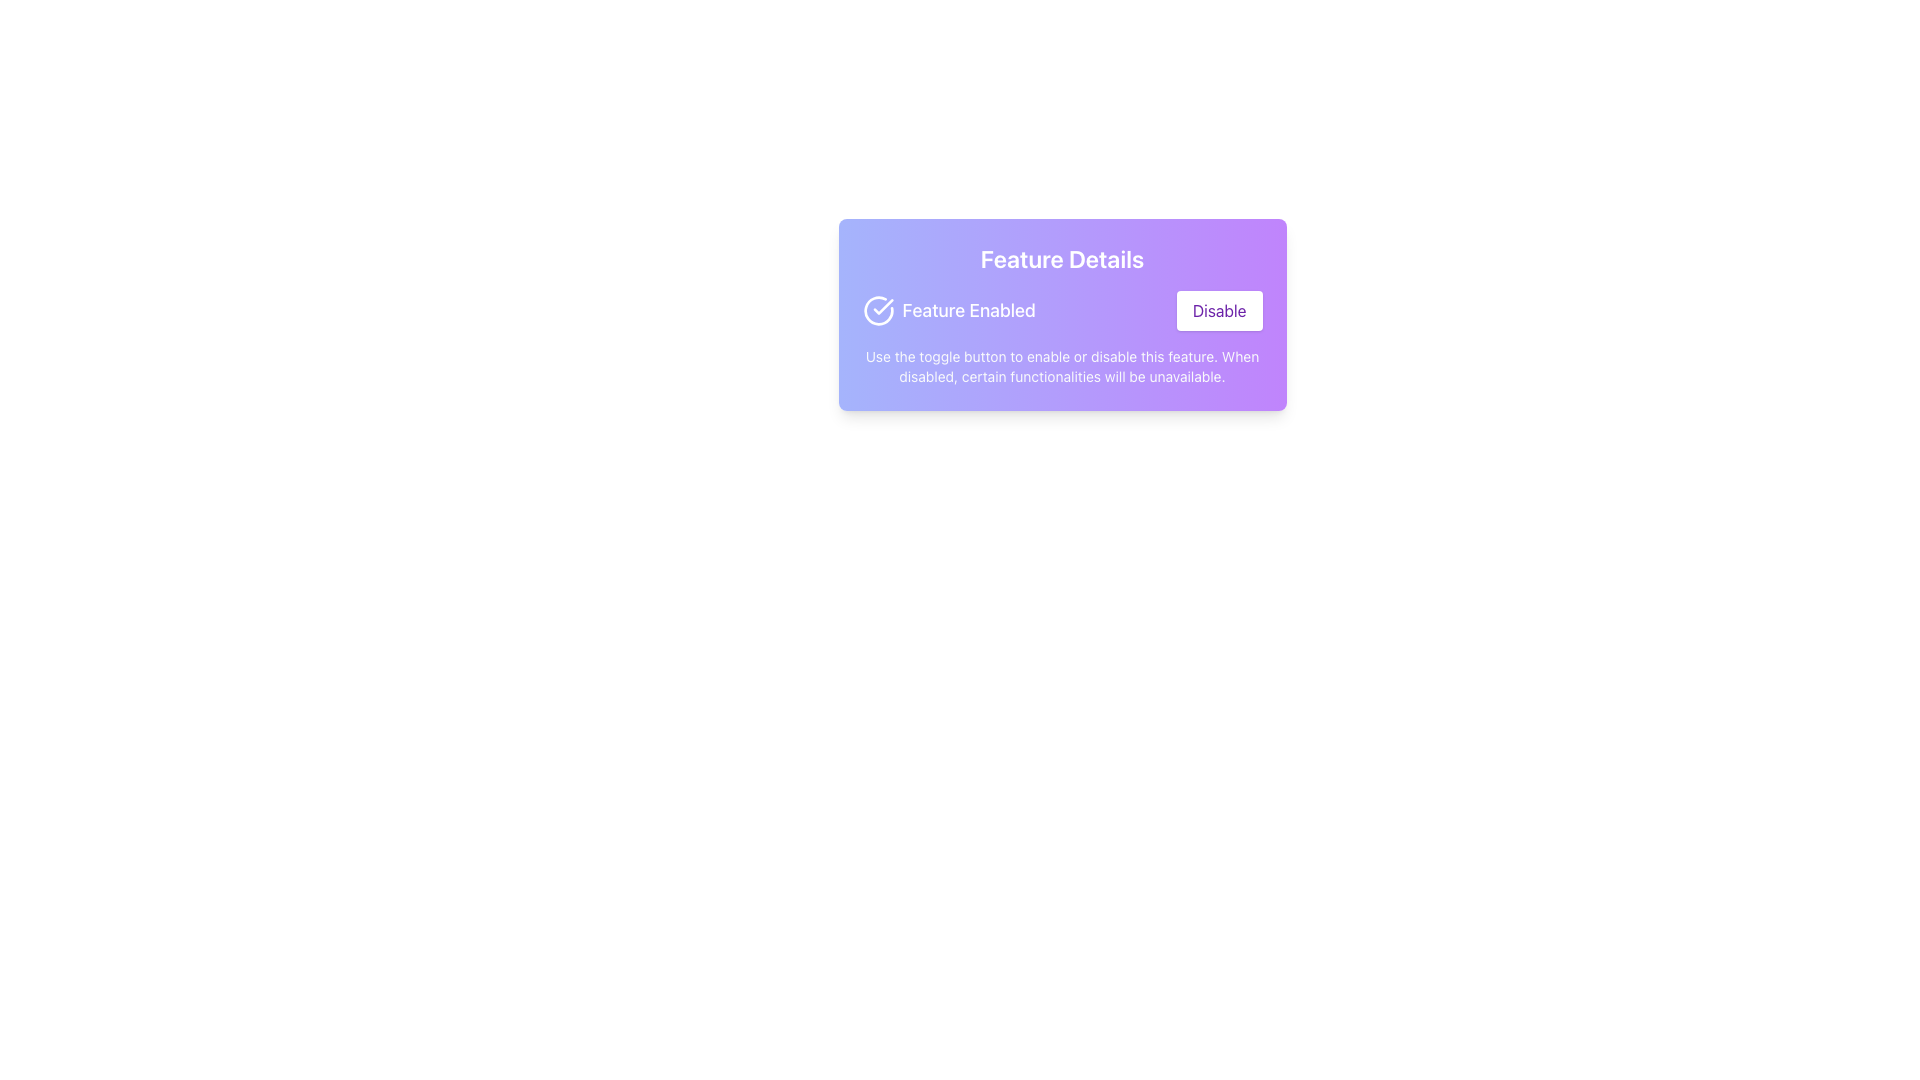 The image size is (1920, 1080). What do you see at coordinates (1061, 257) in the screenshot?
I see `text content of the text header displayed at the top center of the gradient-colored card, which is large, white, and bold` at bounding box center [1061, 257].